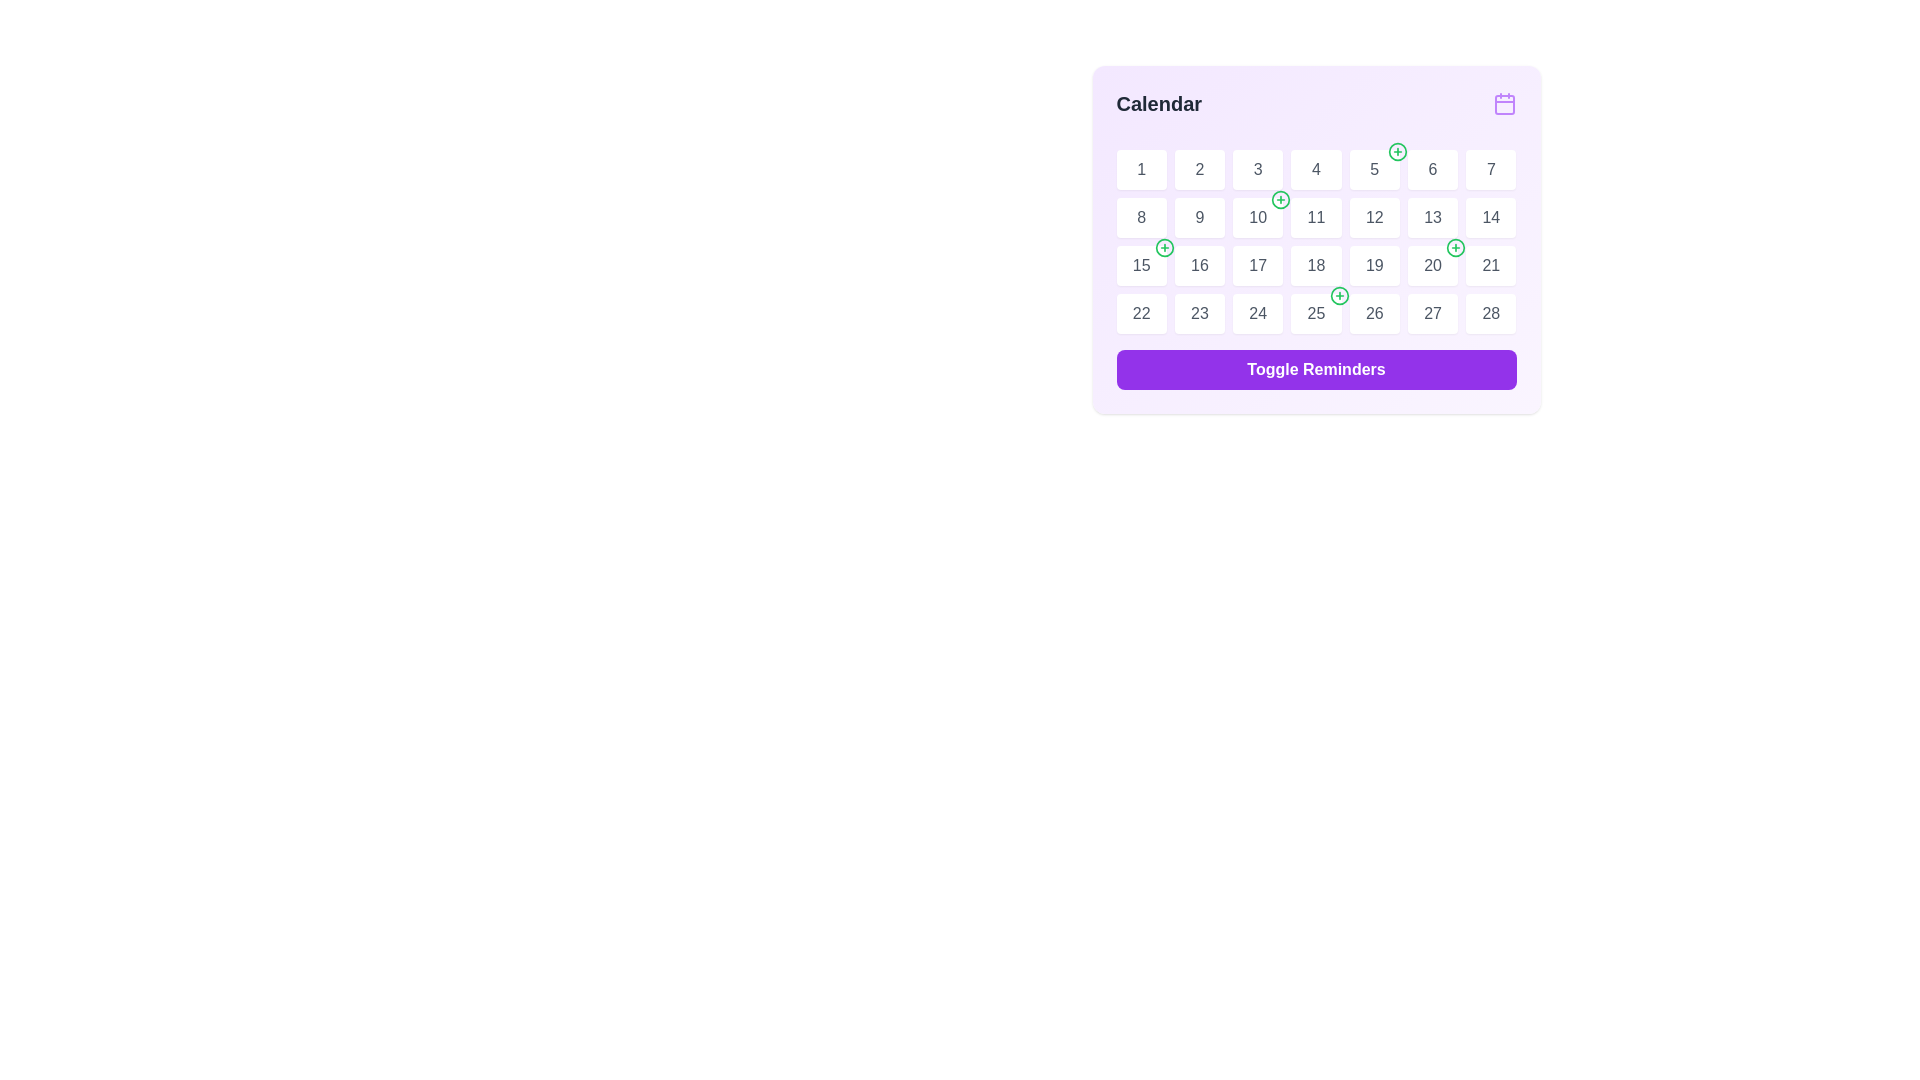 The image size is (1920, 1080). Describe the element at coordinates (1257, 313) in the screenshot. I see `the text label indicating the 24th day in the calendar interface, located in the sixth row and fourth column of the calendar grid` at that location.